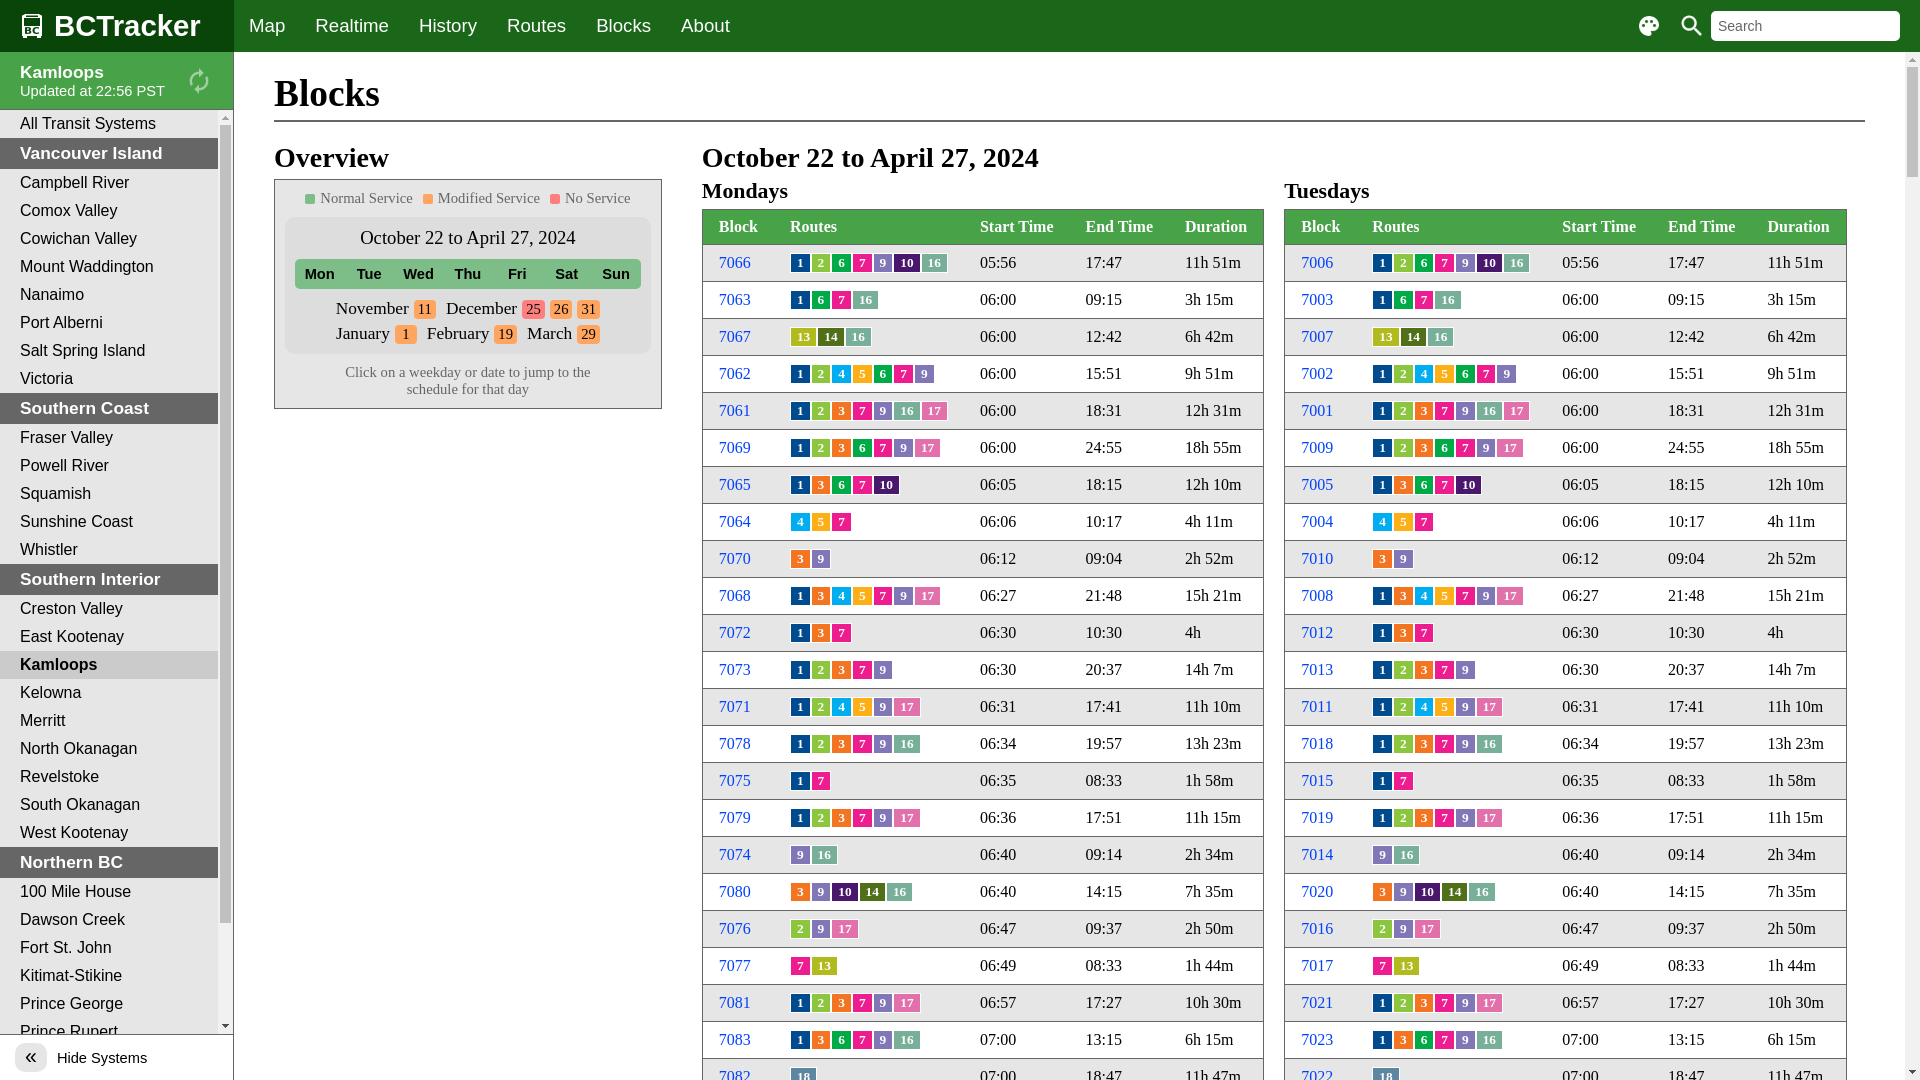 This screenshot has width=1920, height=1080. Describe the element at coordinates (926, 446) in the screenshot. I see `'17'` at that location.